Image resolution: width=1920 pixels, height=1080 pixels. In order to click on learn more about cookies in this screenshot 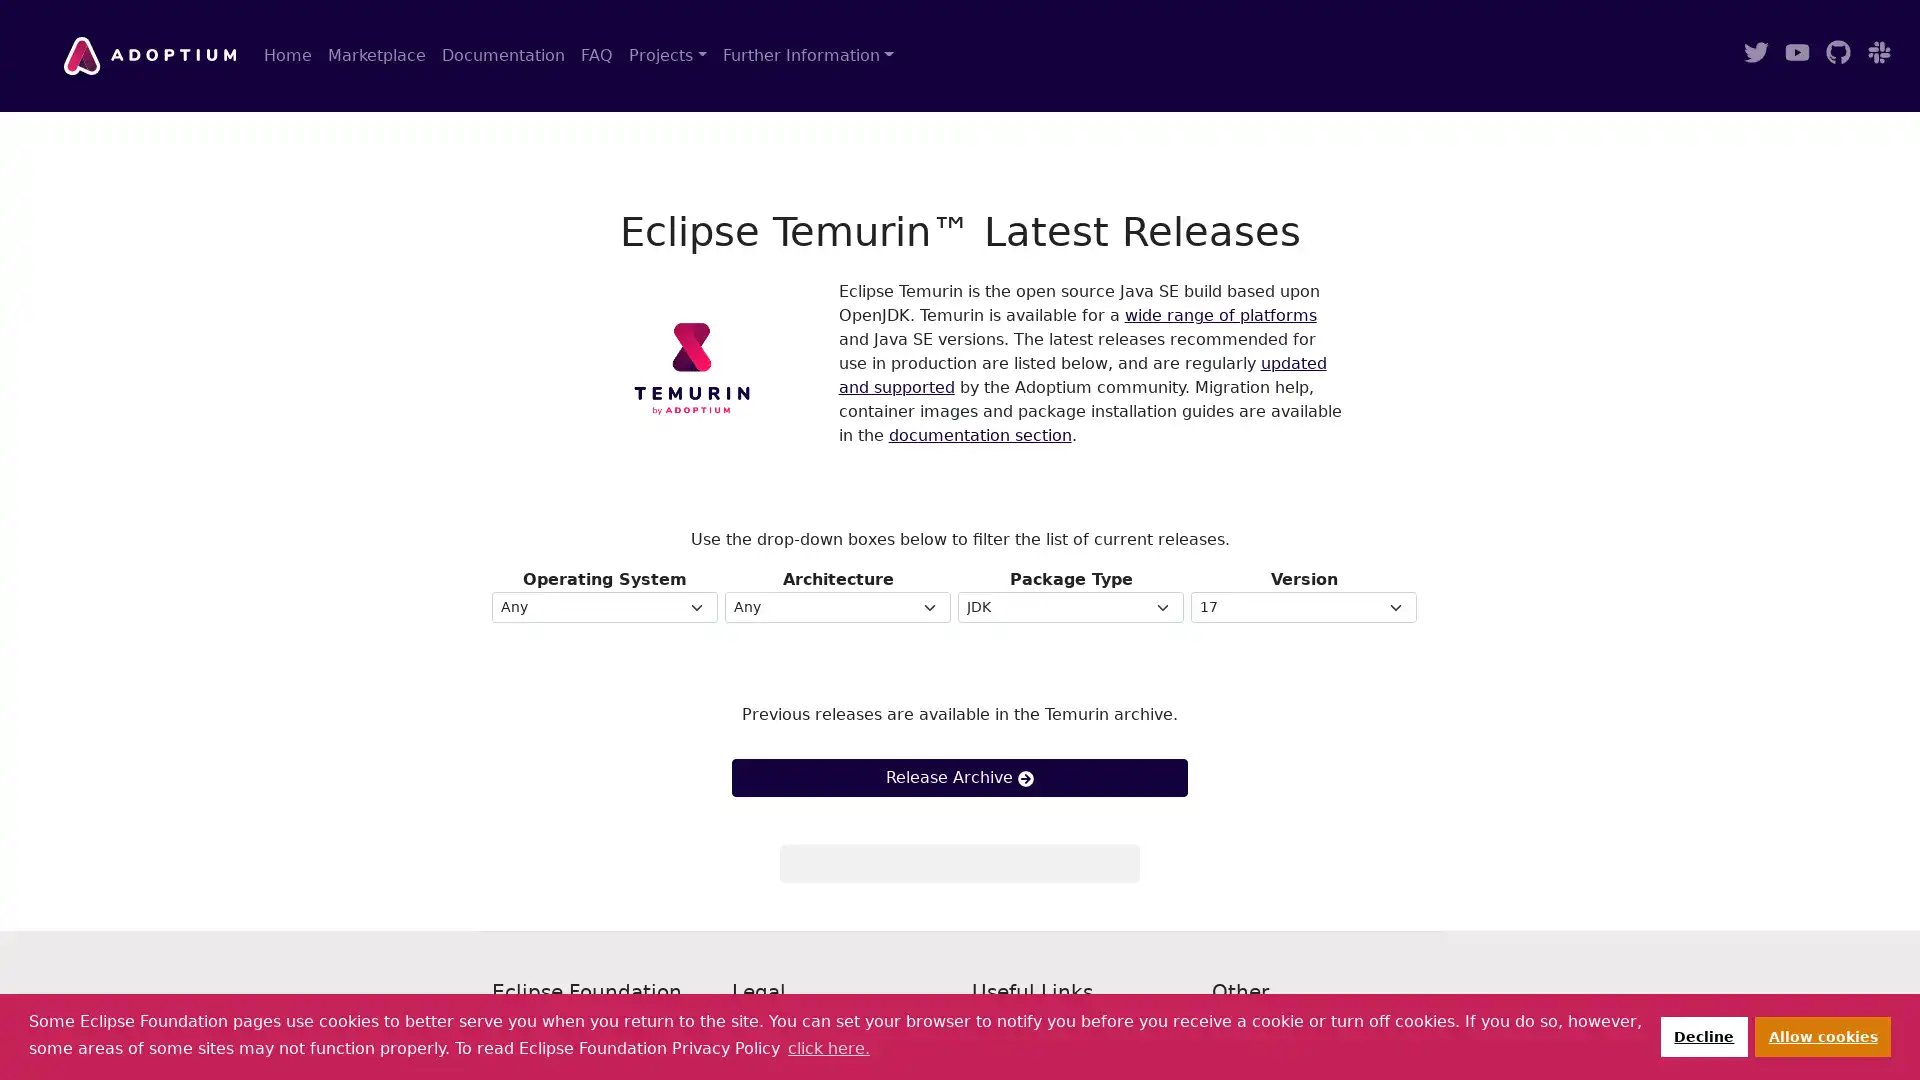, I will do `click(828, 1047)`.